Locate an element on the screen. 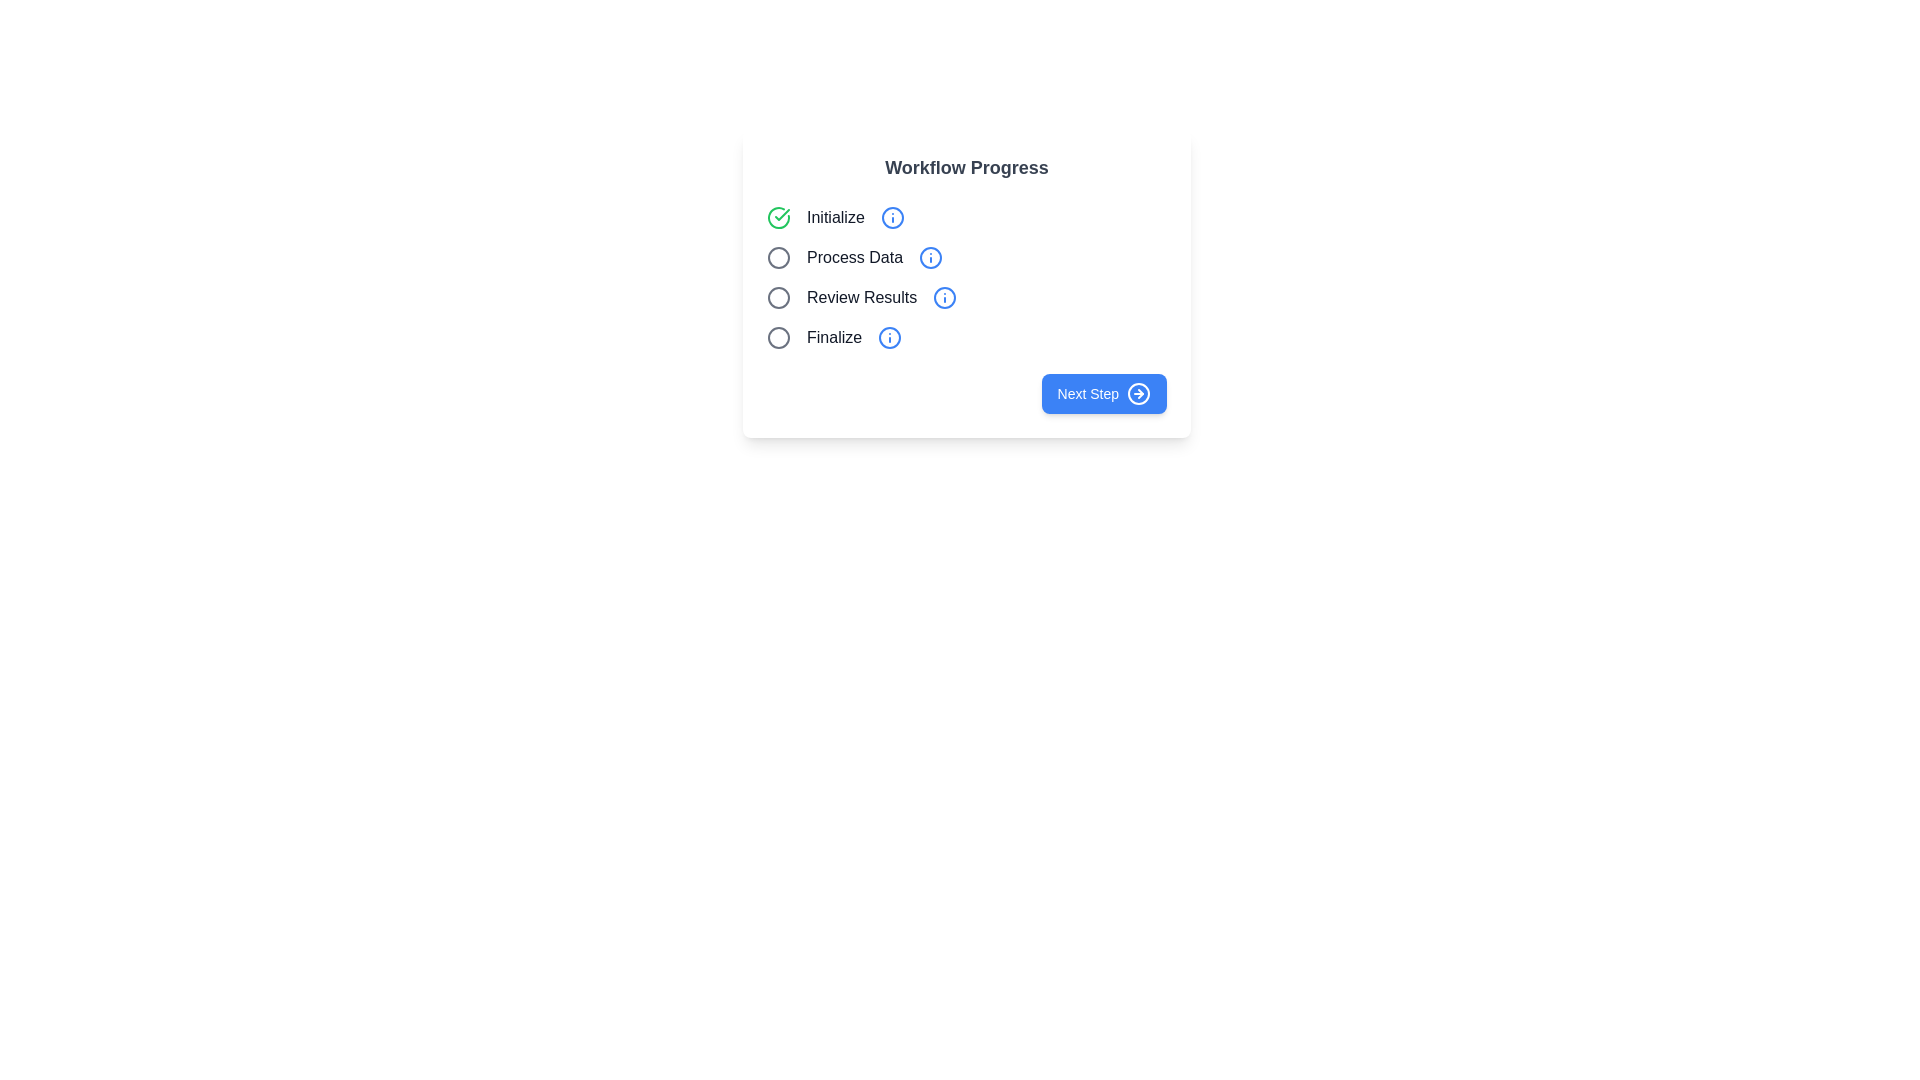  the visual status of the 'Finalize' icon, which is the fourth circle in a vertical list representing steps in a workflow, located next to the text label 'Finalize' is located at coordinates (777, 337).